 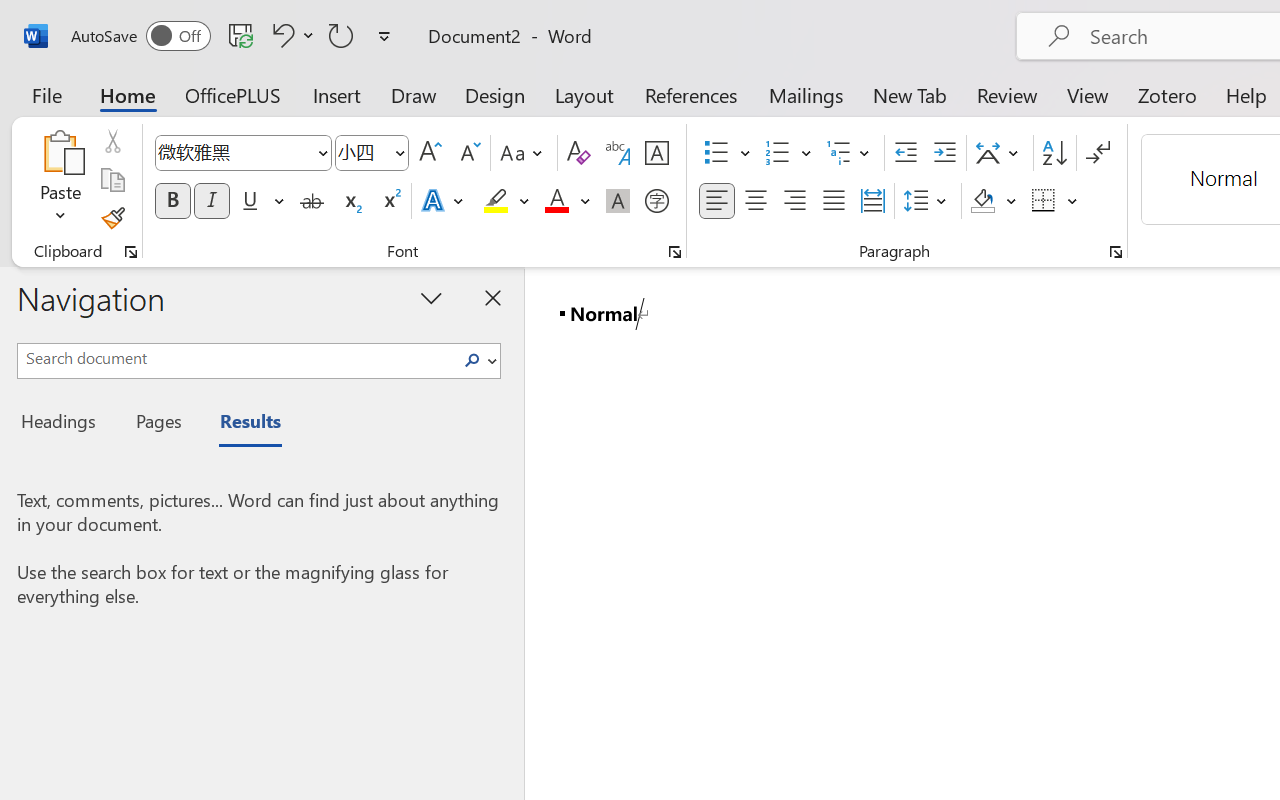 I want to click on 'Layout', so click(x=583, y=94).